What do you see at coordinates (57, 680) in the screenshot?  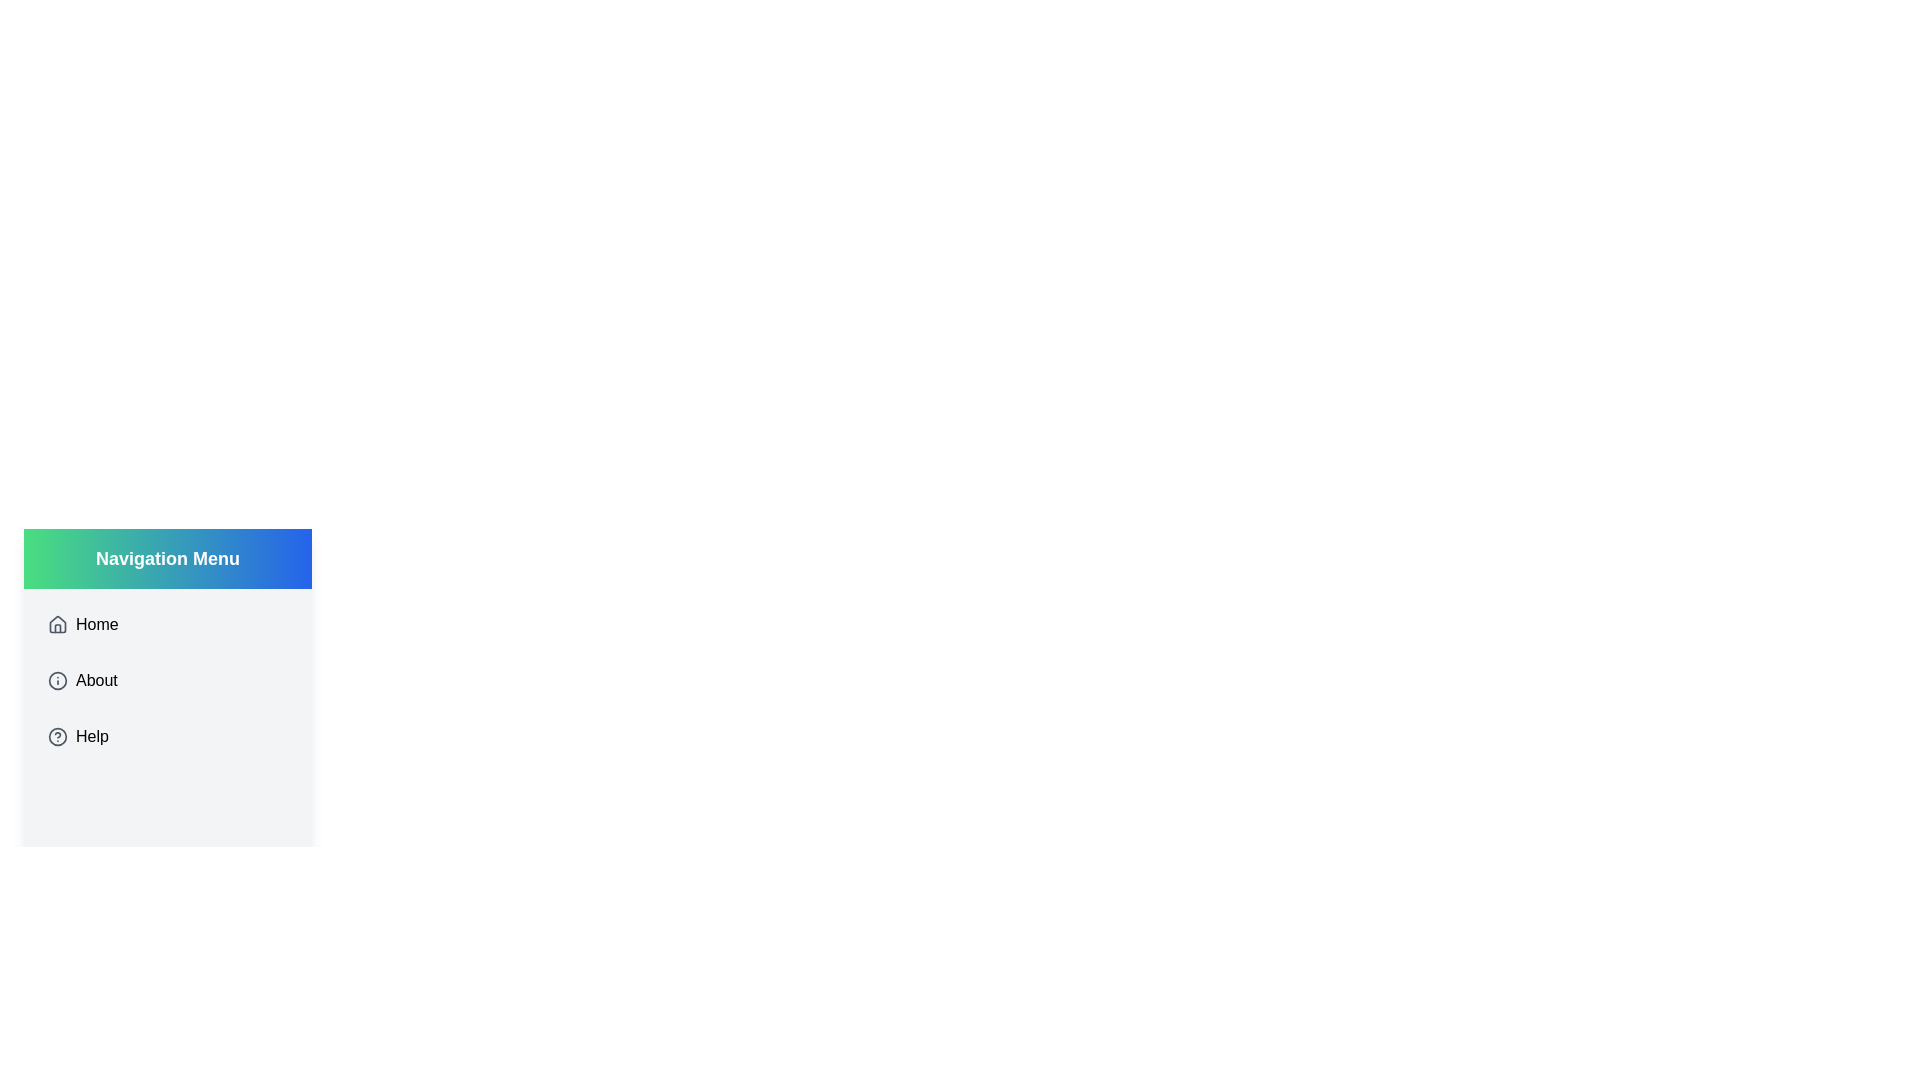 I see `the gray circular icon in the SVG graphic representing information, positioned next to the 'About' label in the vertical navigation menu` at bounding box center [57, 680].